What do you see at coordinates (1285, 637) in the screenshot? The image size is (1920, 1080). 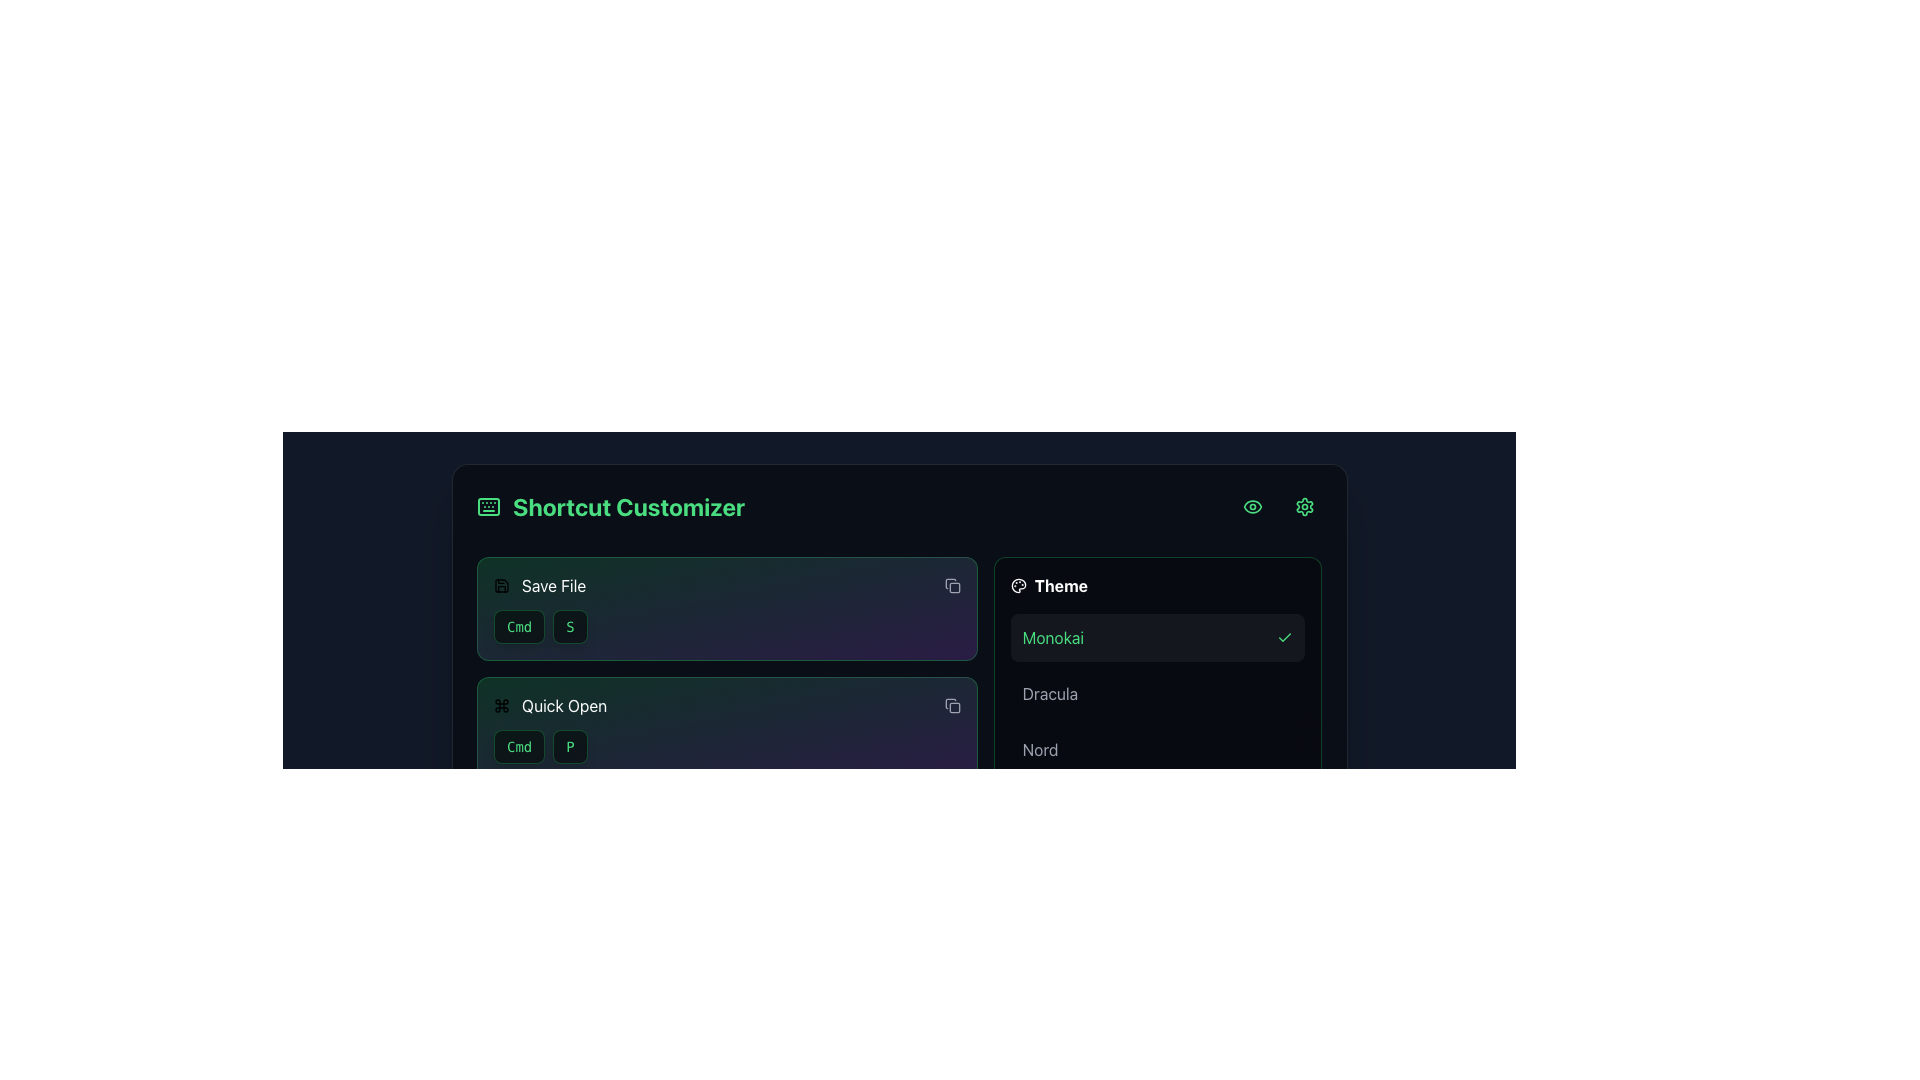 I see `the selection indicator icon for the 'Monokai' theme, which is positioned at the right end of the list item, to denote the currently selected option` at bounding box center [1285, 637].